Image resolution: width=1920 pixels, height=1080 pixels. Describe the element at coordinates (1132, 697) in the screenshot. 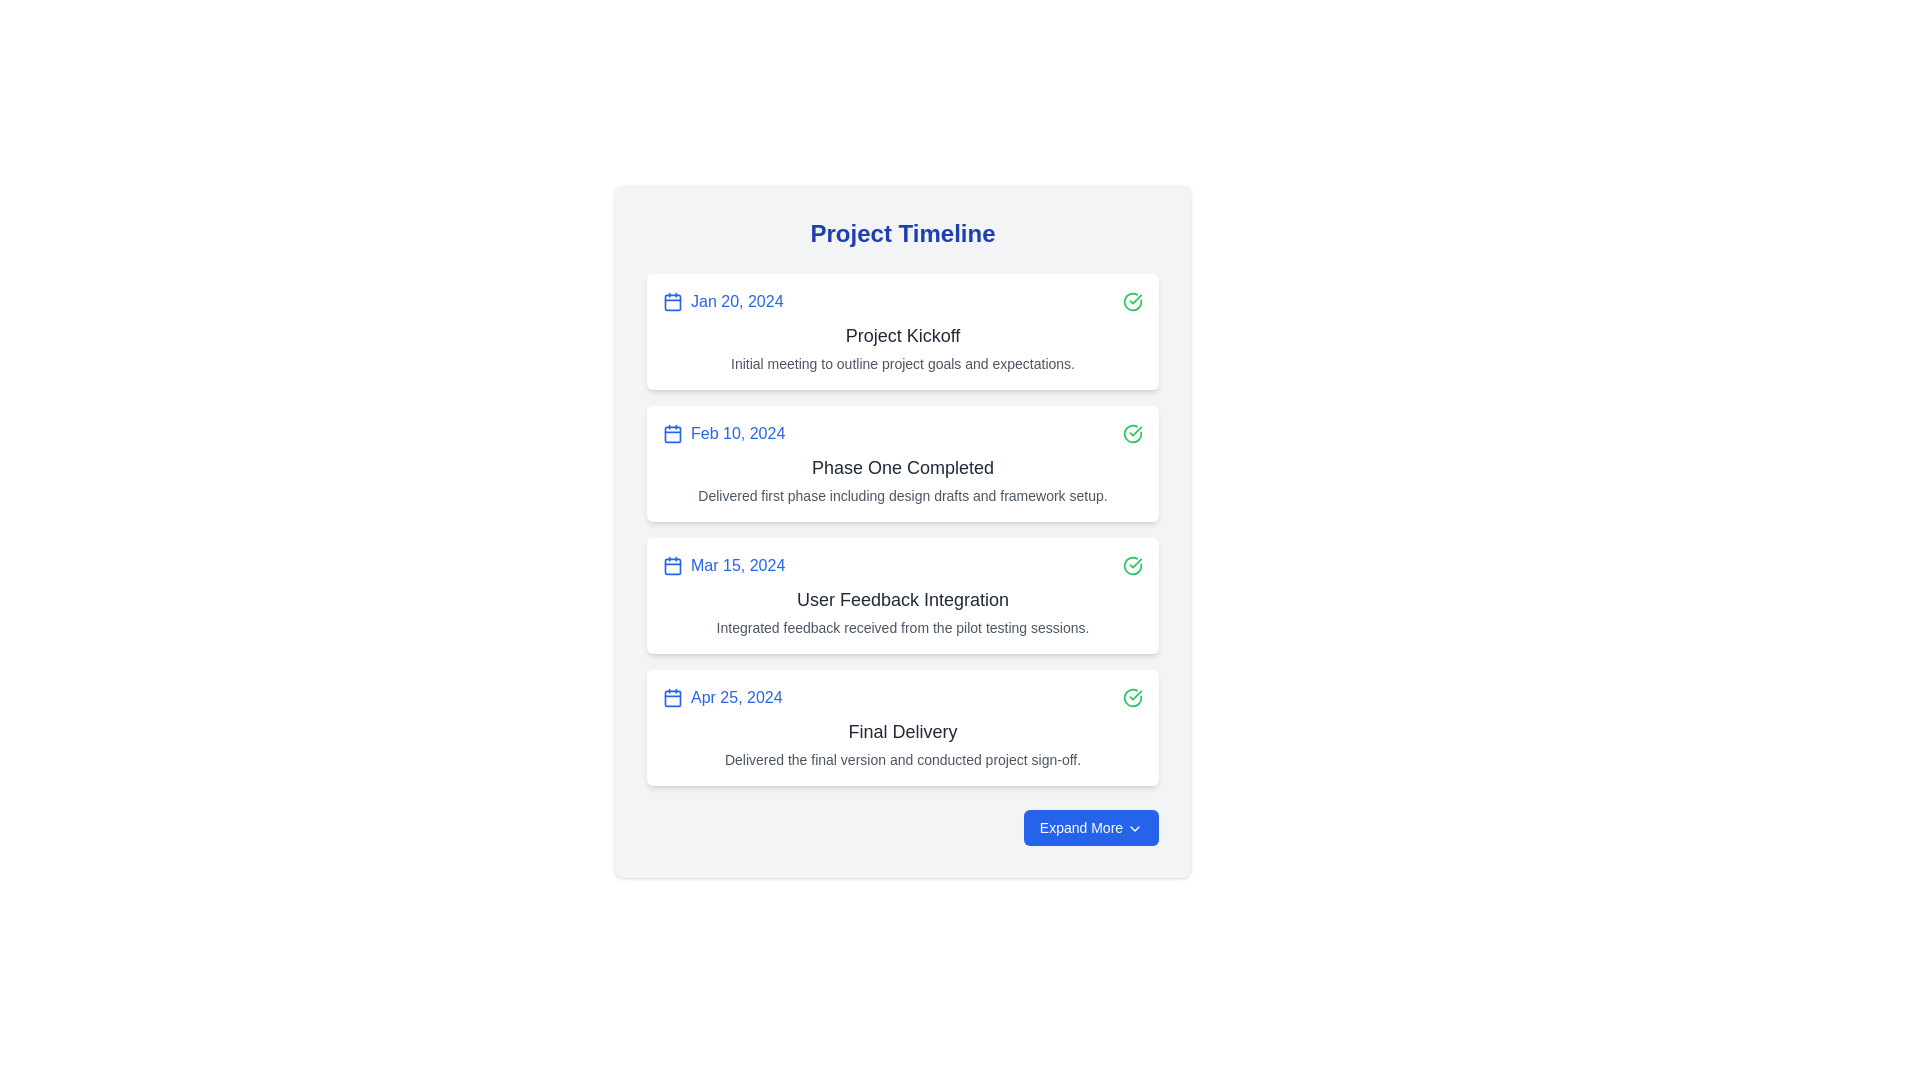

I see `the completion or approval status icon located at the end of the timeline entry labeled 'Apr 25, 2024'` at that location.